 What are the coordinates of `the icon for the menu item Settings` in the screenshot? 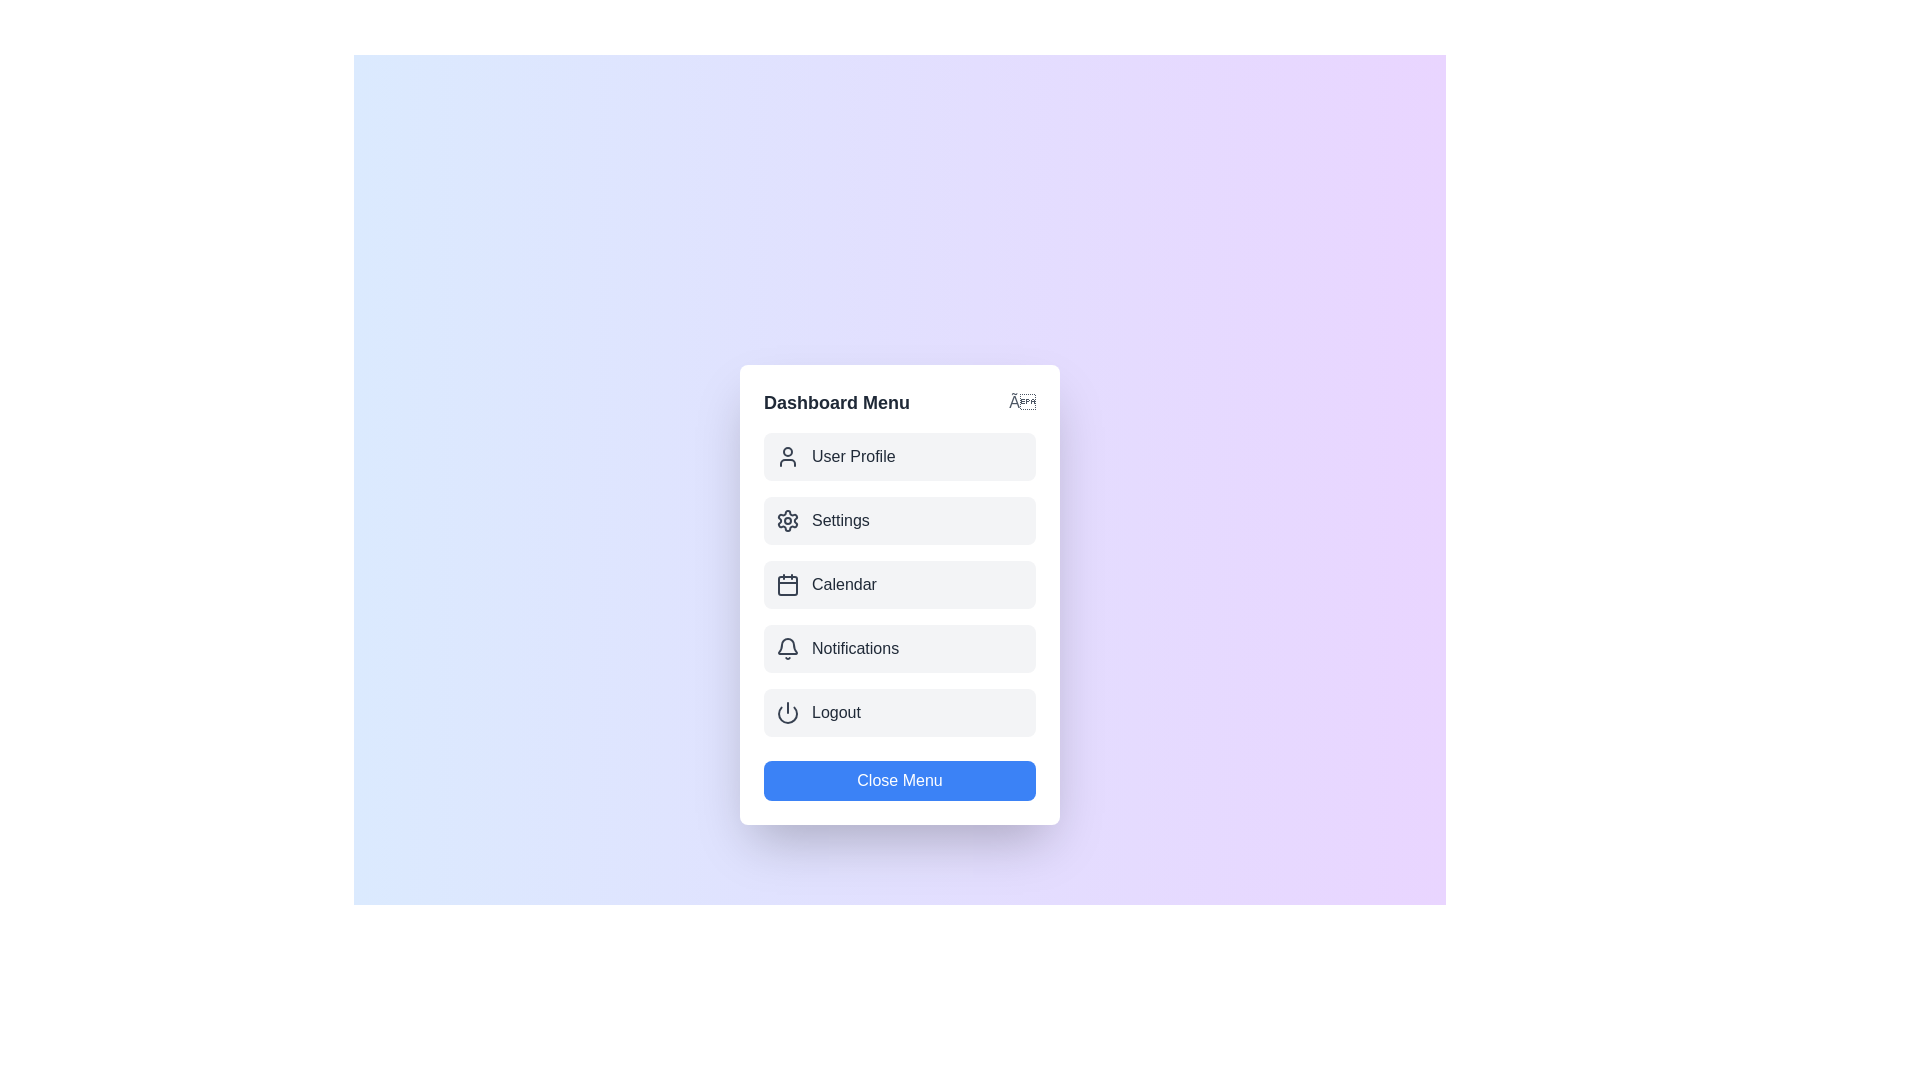 It's located at (786, 519).